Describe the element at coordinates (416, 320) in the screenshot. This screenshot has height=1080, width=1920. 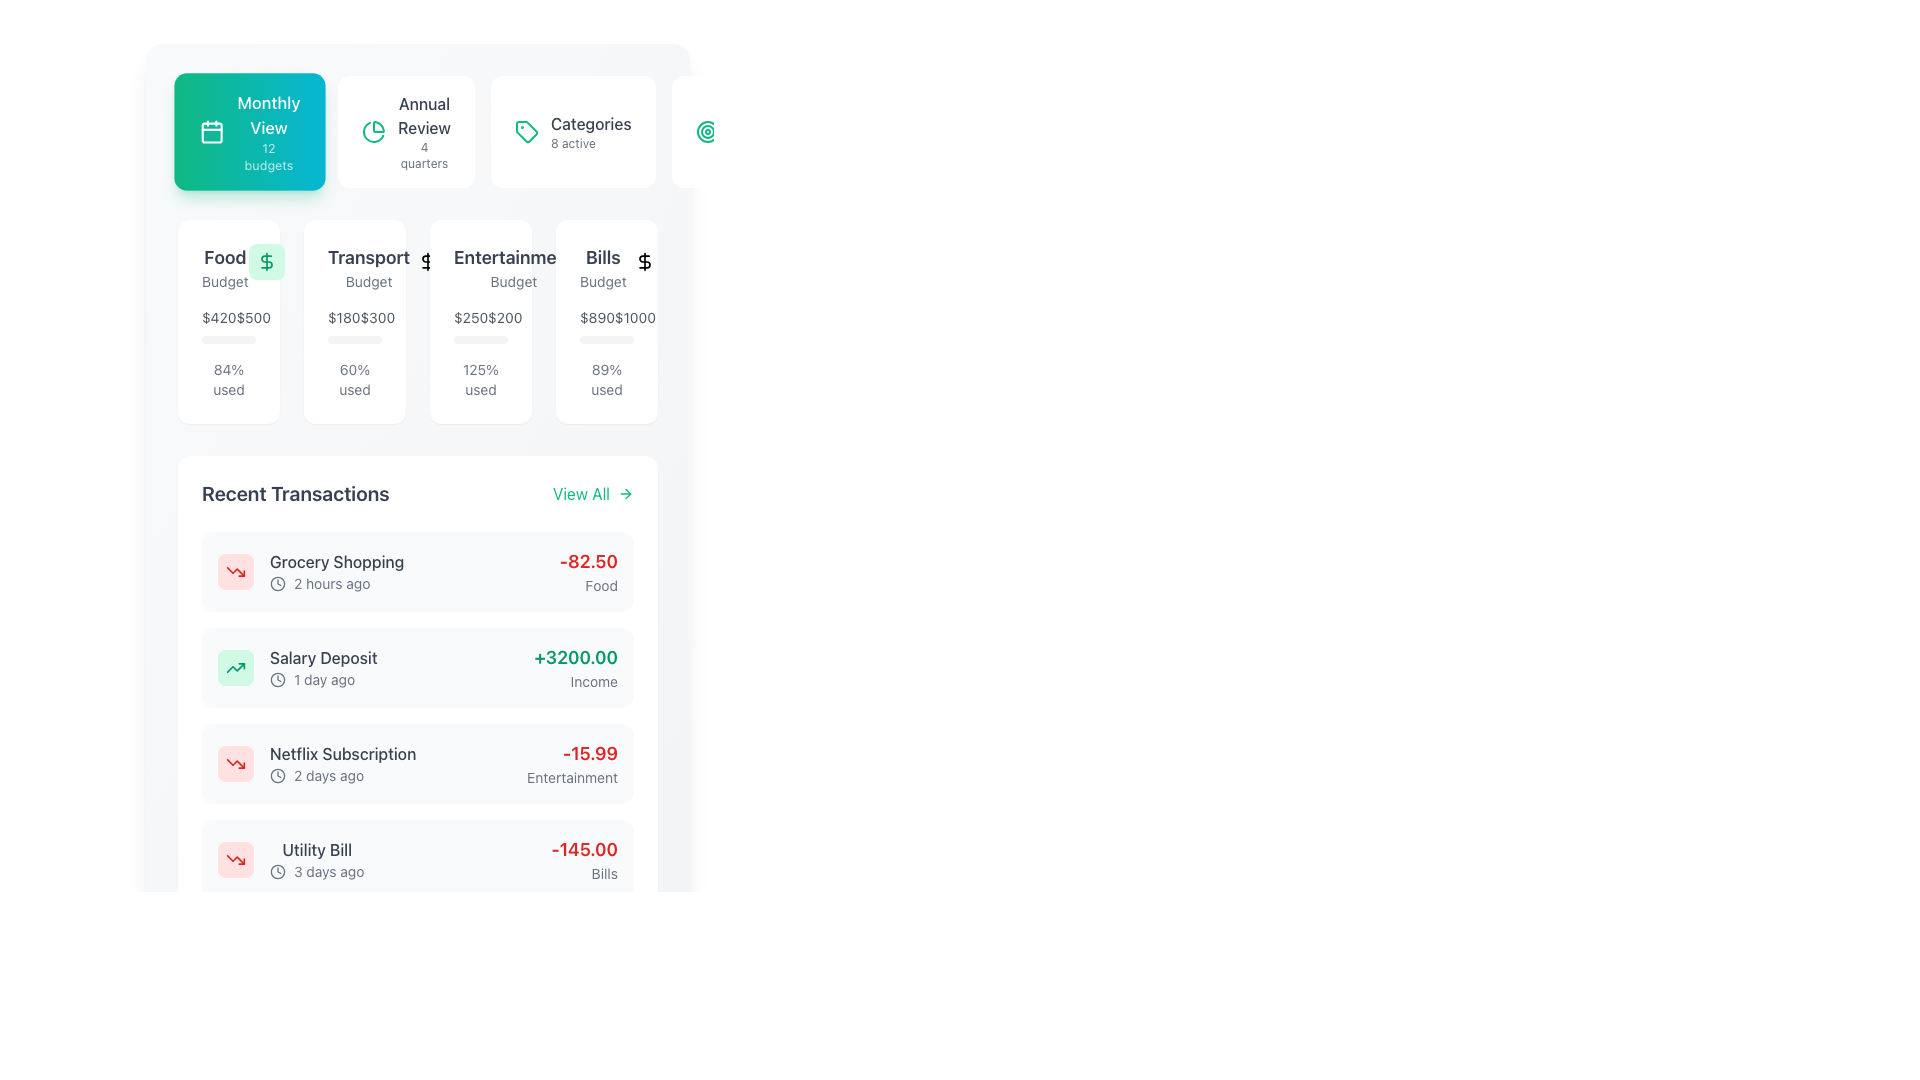
I see `budget data displayed in the 'Transport' column of the grid, which shows allocated budget, current usage, and percentage used` at that location.